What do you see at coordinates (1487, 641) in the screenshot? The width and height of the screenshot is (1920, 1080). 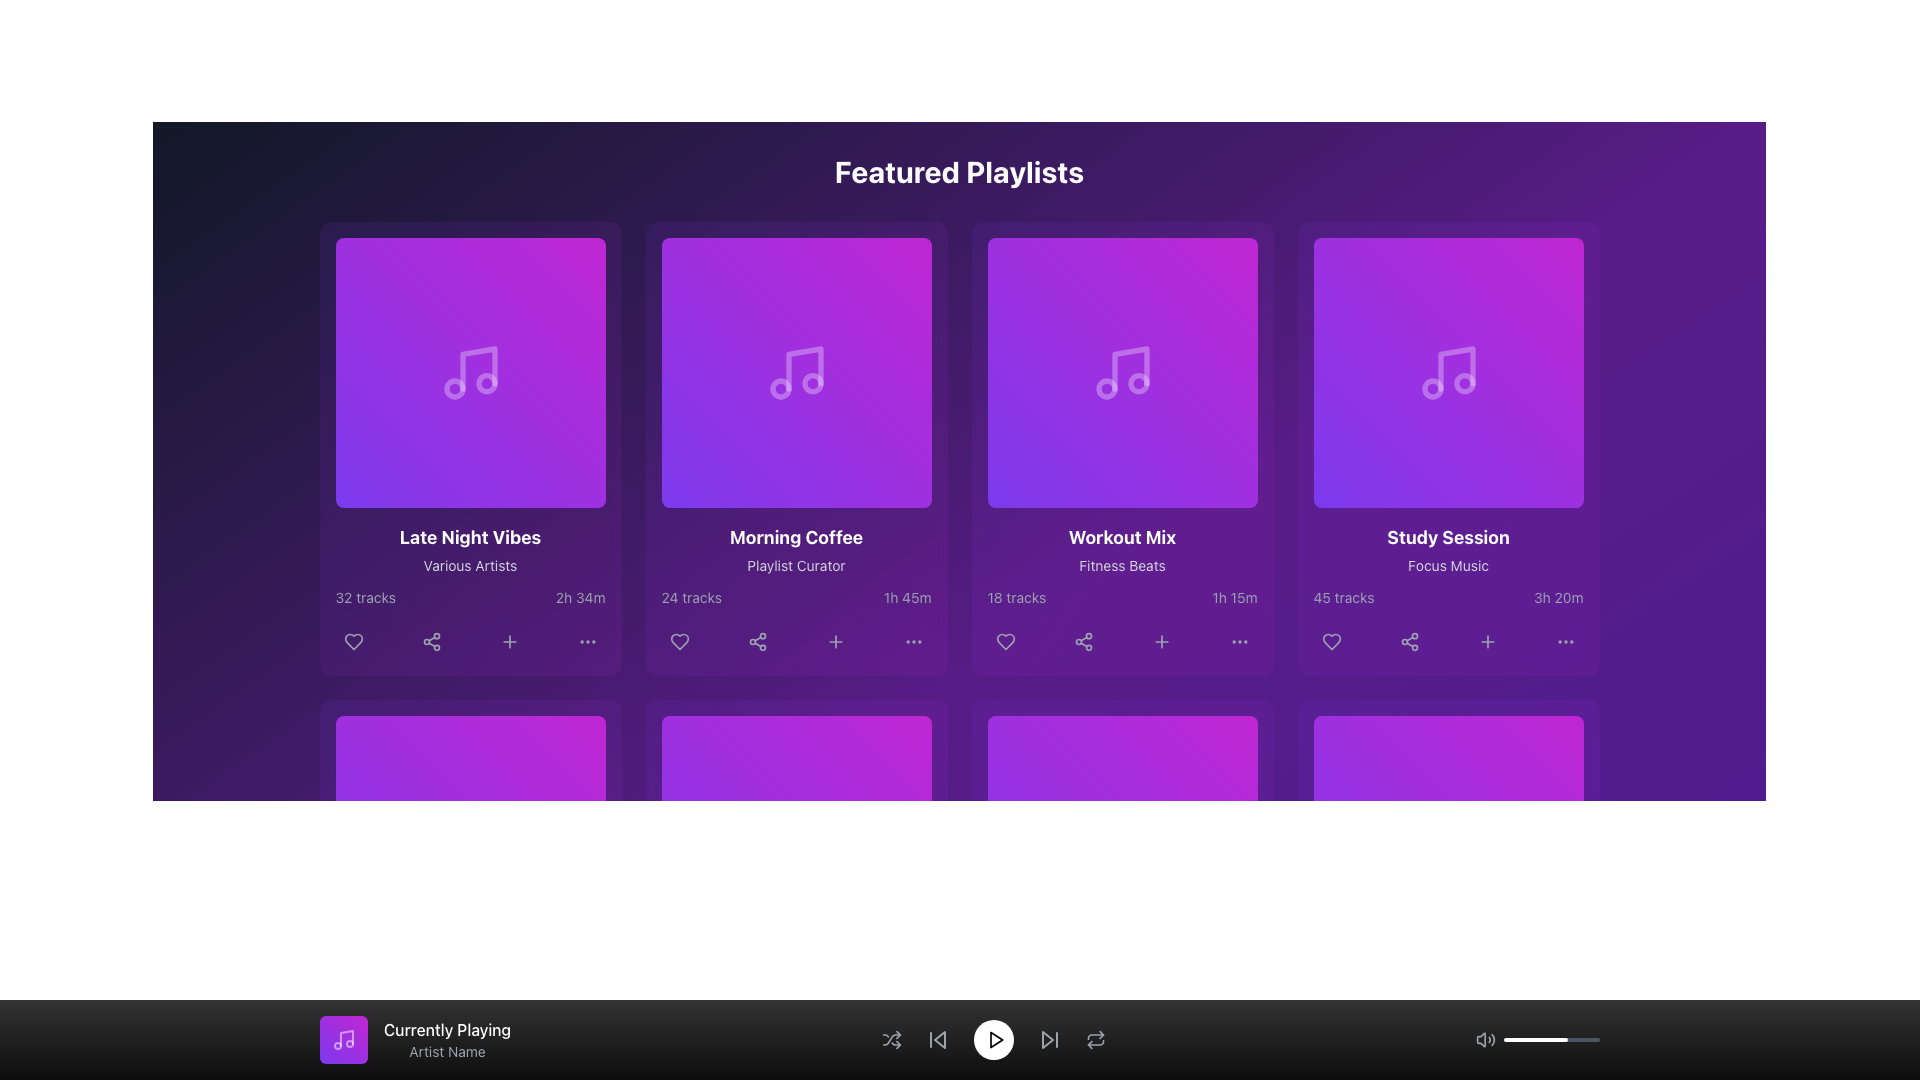 I see `the button located below the 'Study Session' card, which is the fourth button in a series of icons` at bounding box center [1487, 641].